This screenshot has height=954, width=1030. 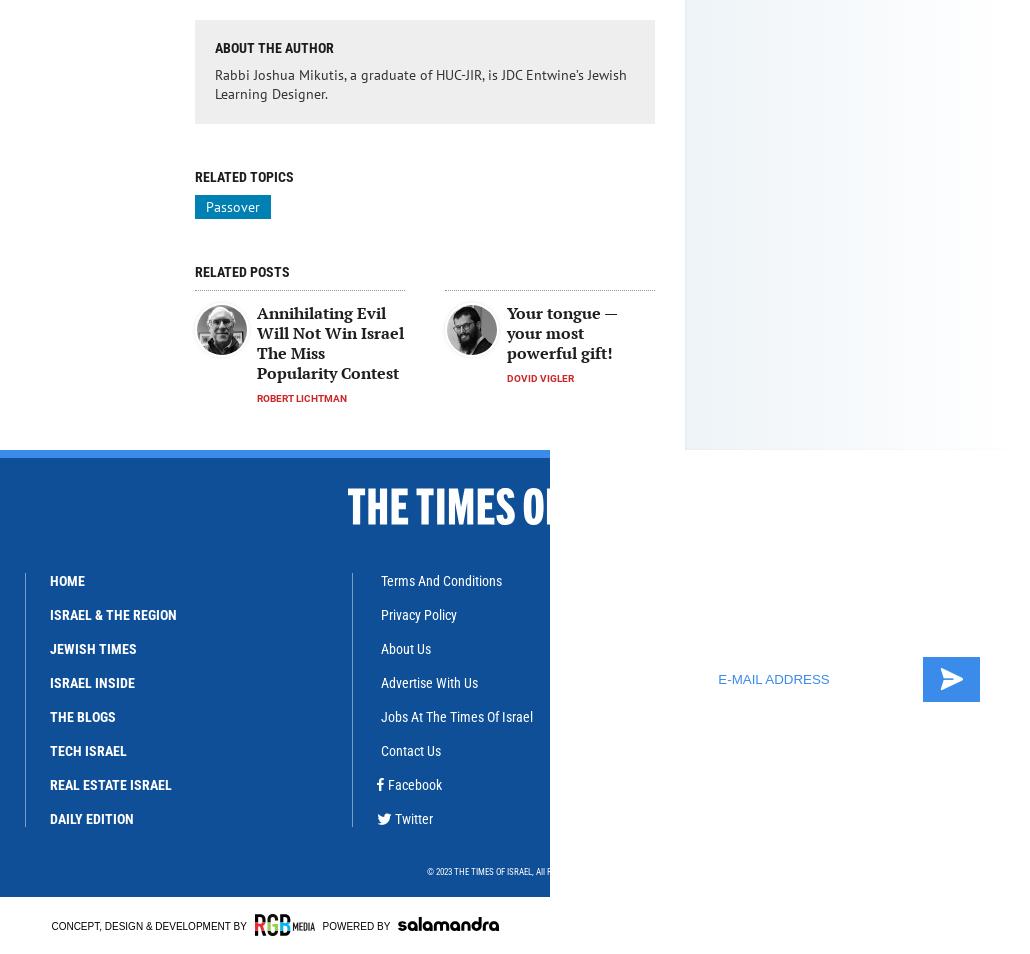 I want to click on 'Robert Lichtman', so click(x=300, y=398).